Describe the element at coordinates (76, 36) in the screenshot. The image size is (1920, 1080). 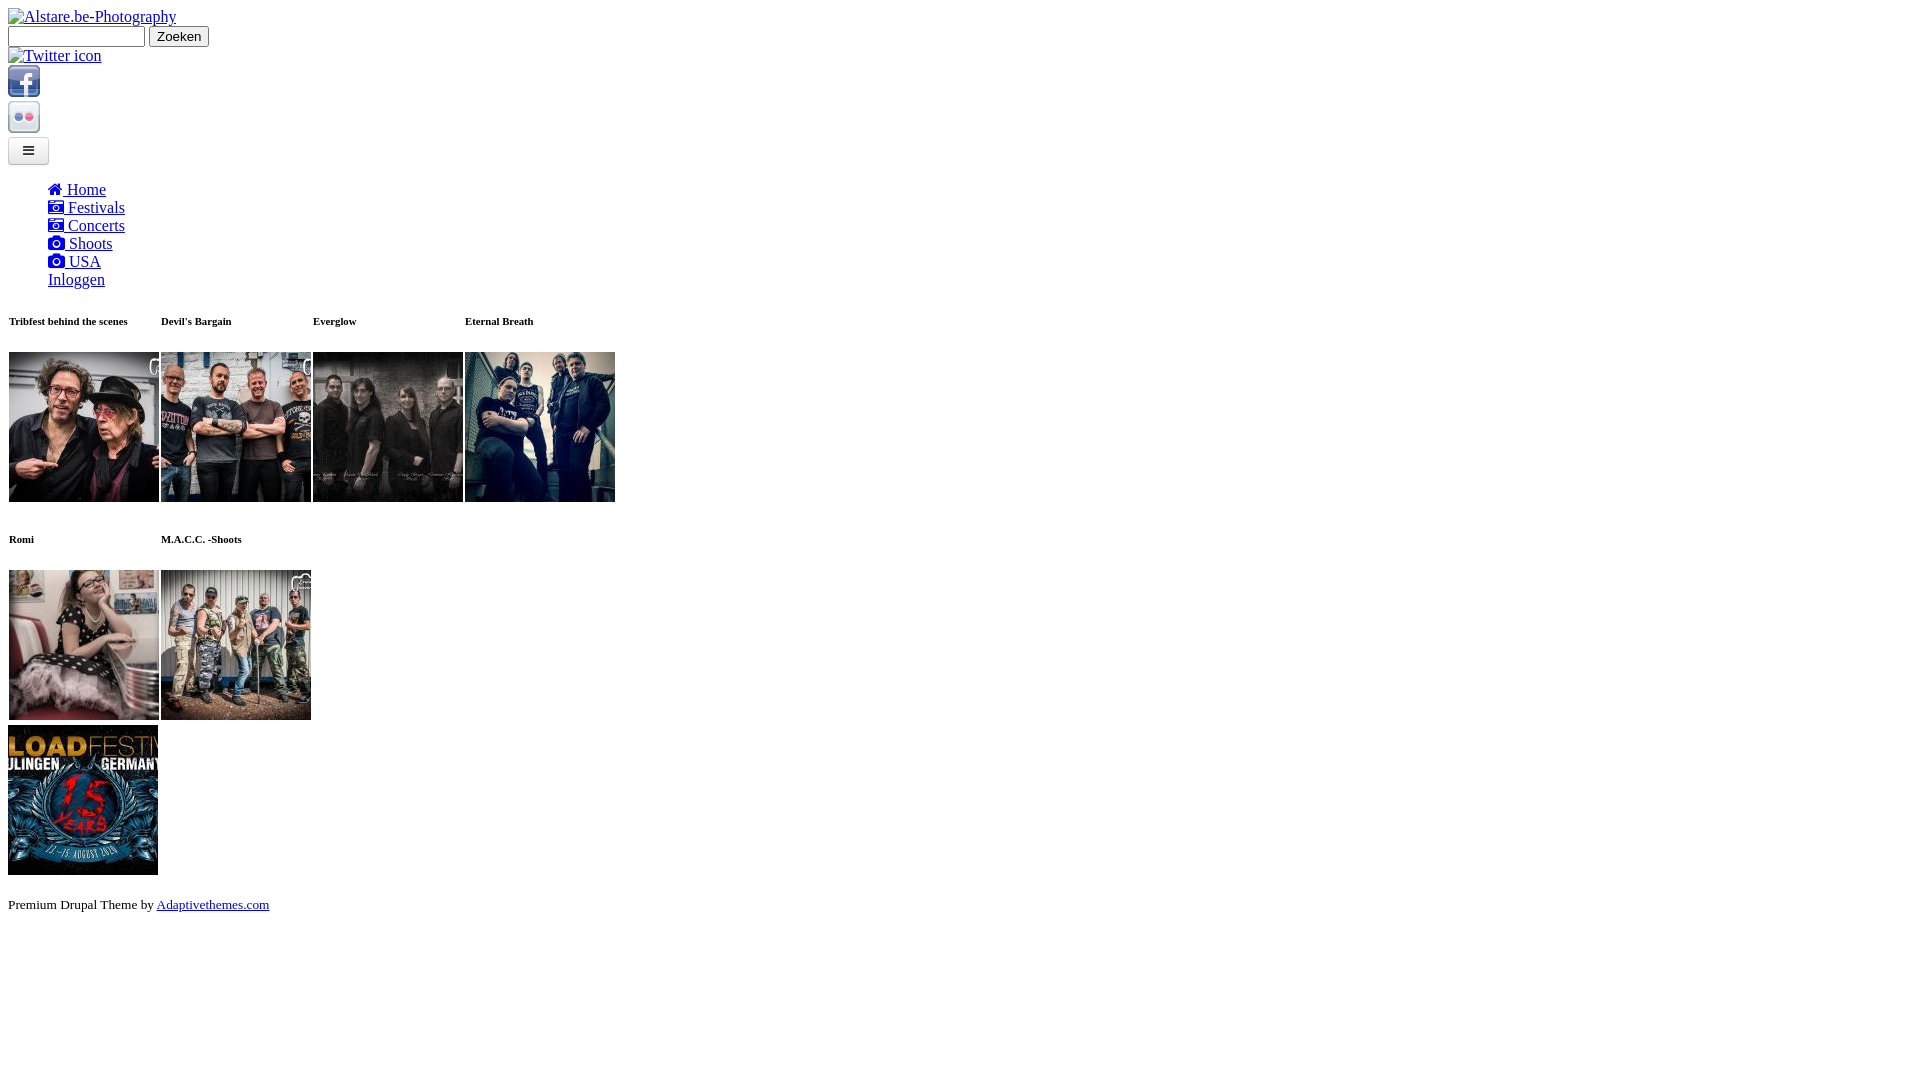
I see `'Geef de woorden op waarnaar u wilt zoeken.'` at that location.